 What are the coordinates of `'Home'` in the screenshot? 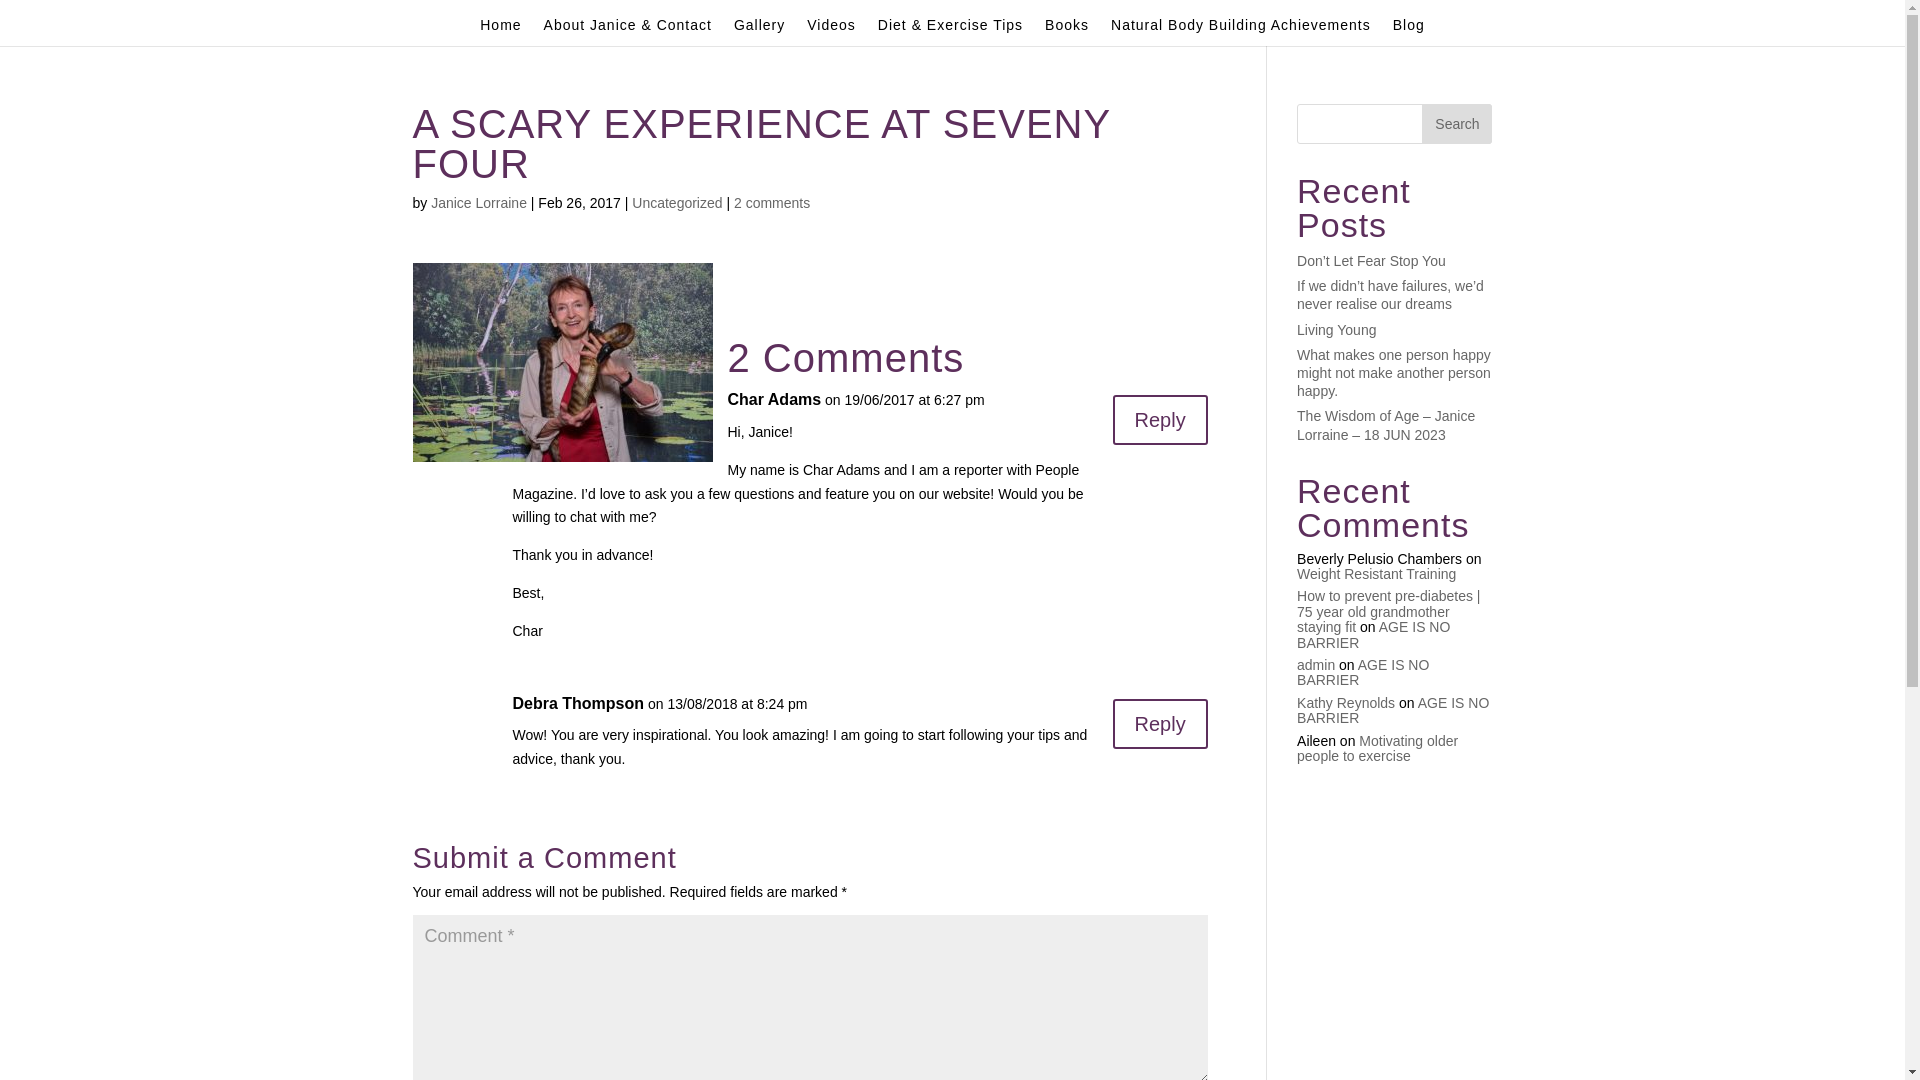 It's located at (500, 31).